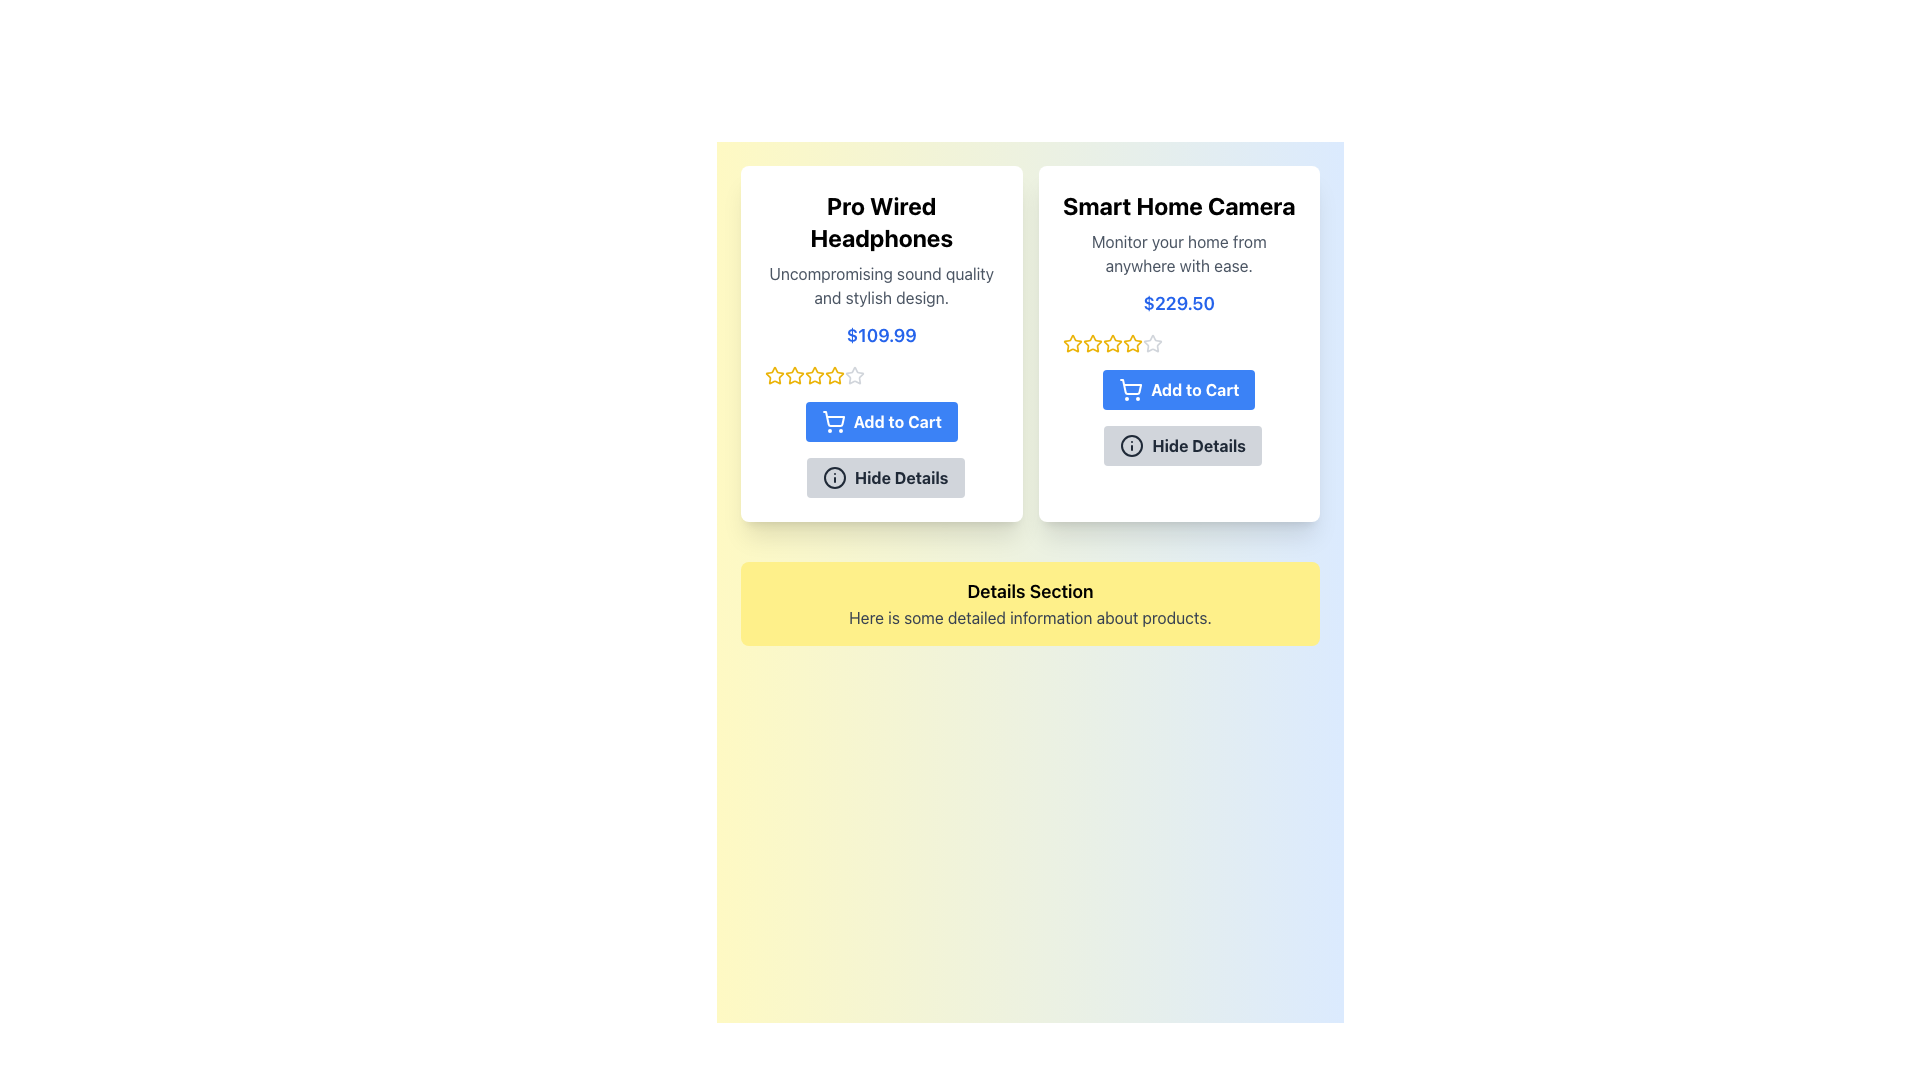  Describe the element at coordinates (1111, 342) in the screenshot. I see `the third rating star icon` at that location.